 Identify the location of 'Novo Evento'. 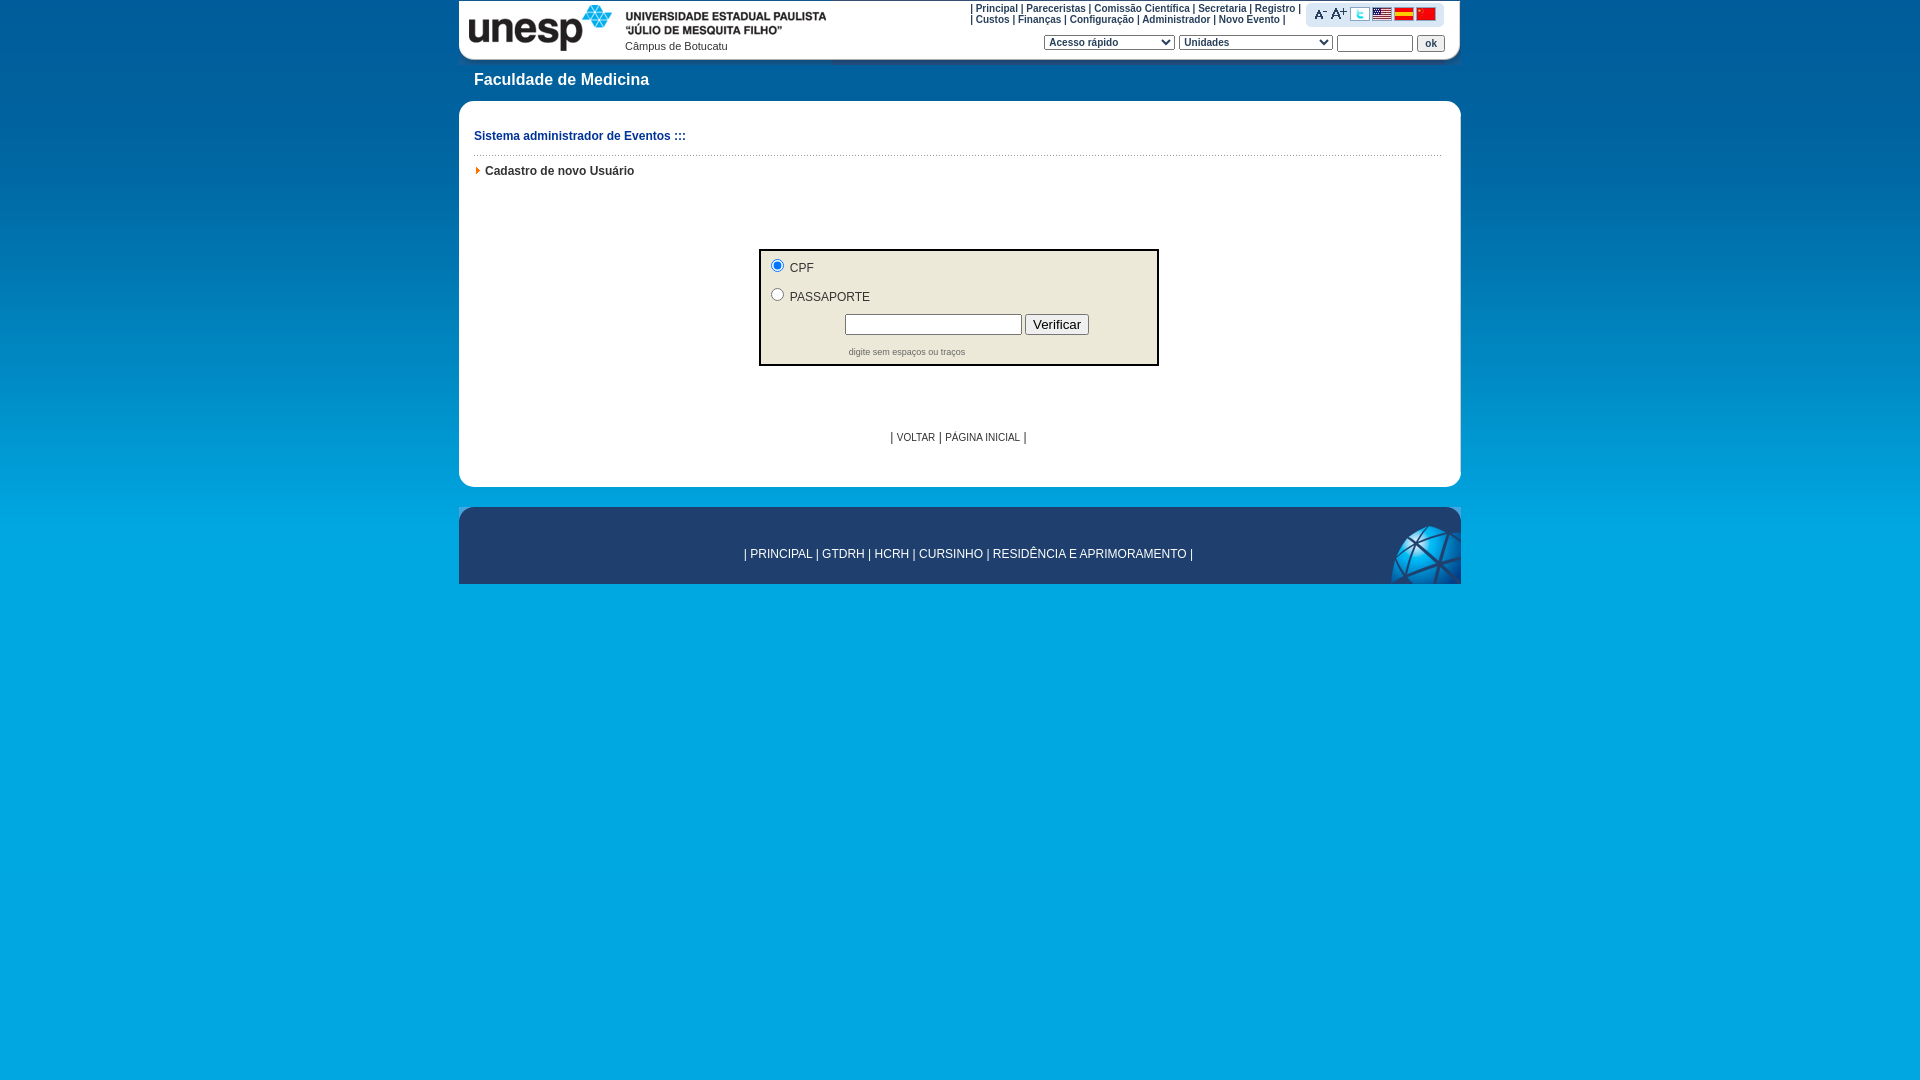
(1248, 19).